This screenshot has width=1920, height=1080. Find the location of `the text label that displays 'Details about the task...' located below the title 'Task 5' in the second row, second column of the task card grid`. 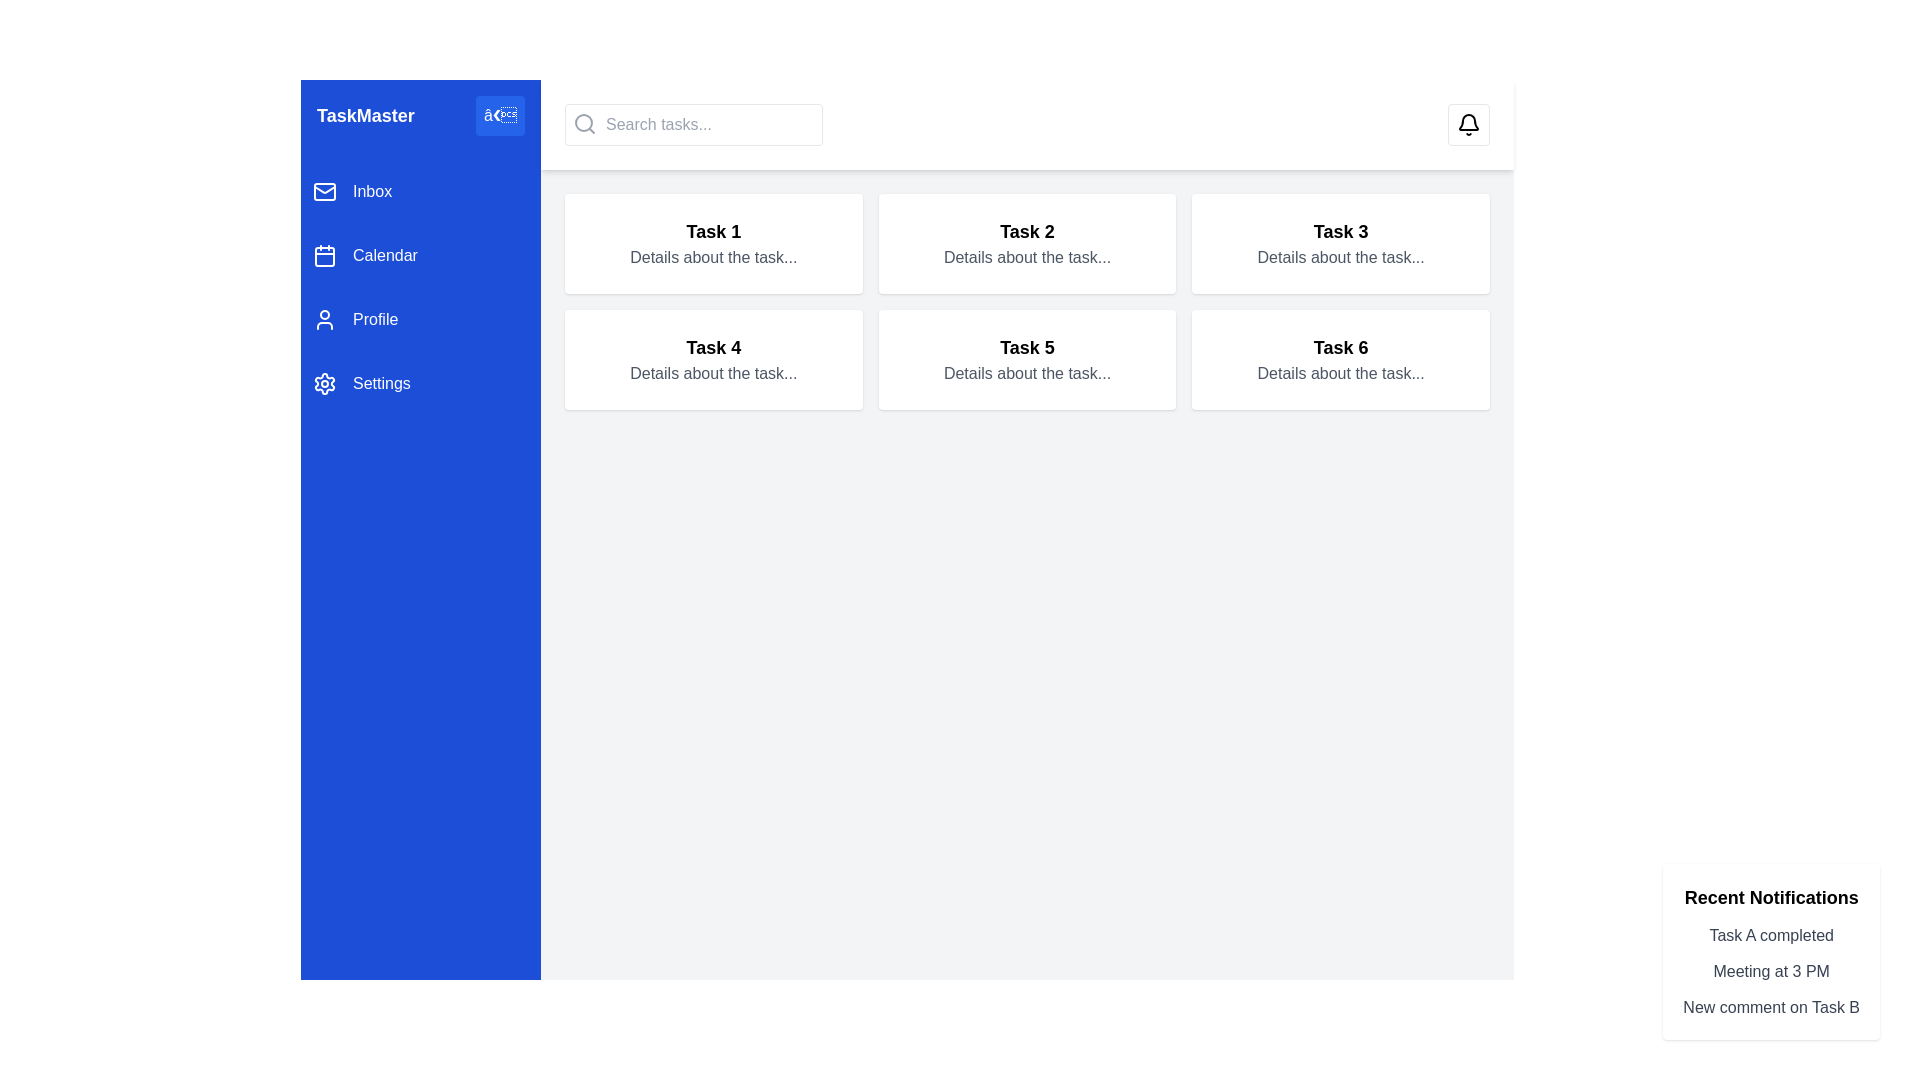

the text label that displays 'Details about the task...' located below the title 'Task 5' in the second row, second column of the task card grid is located at coordinates (1027, 374).